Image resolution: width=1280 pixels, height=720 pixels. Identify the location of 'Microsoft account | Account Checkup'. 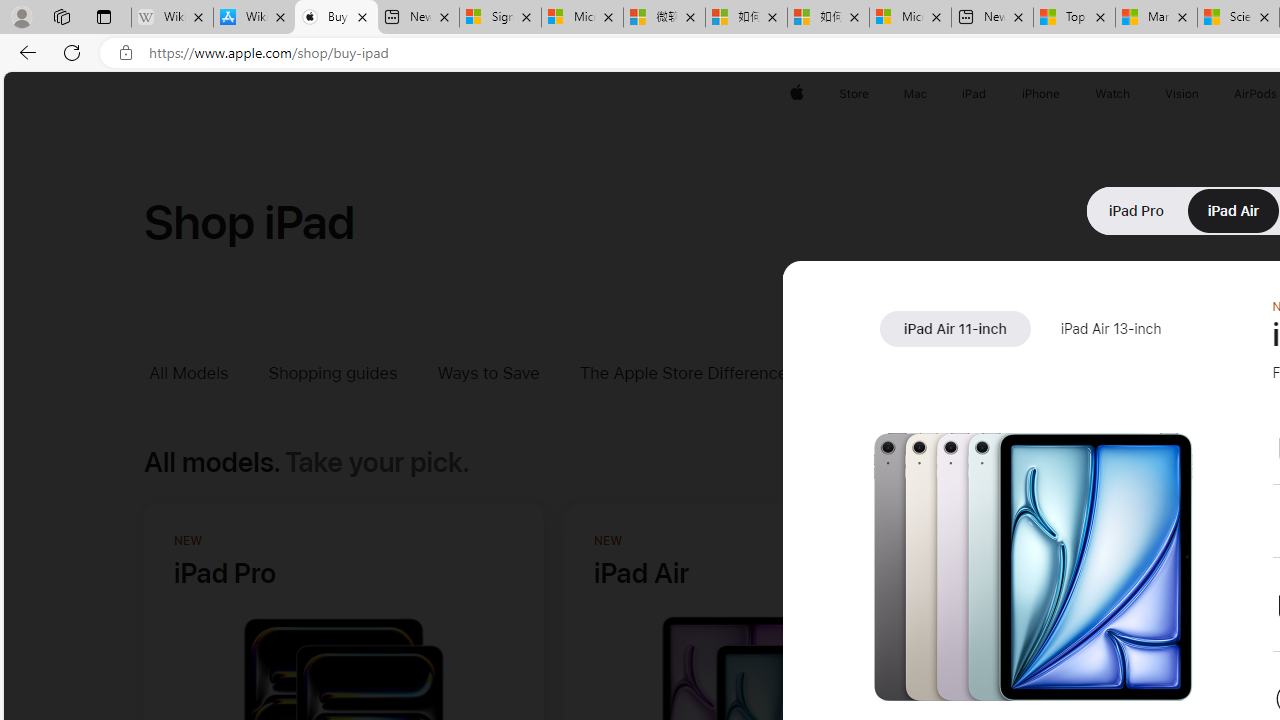
(909, 17).